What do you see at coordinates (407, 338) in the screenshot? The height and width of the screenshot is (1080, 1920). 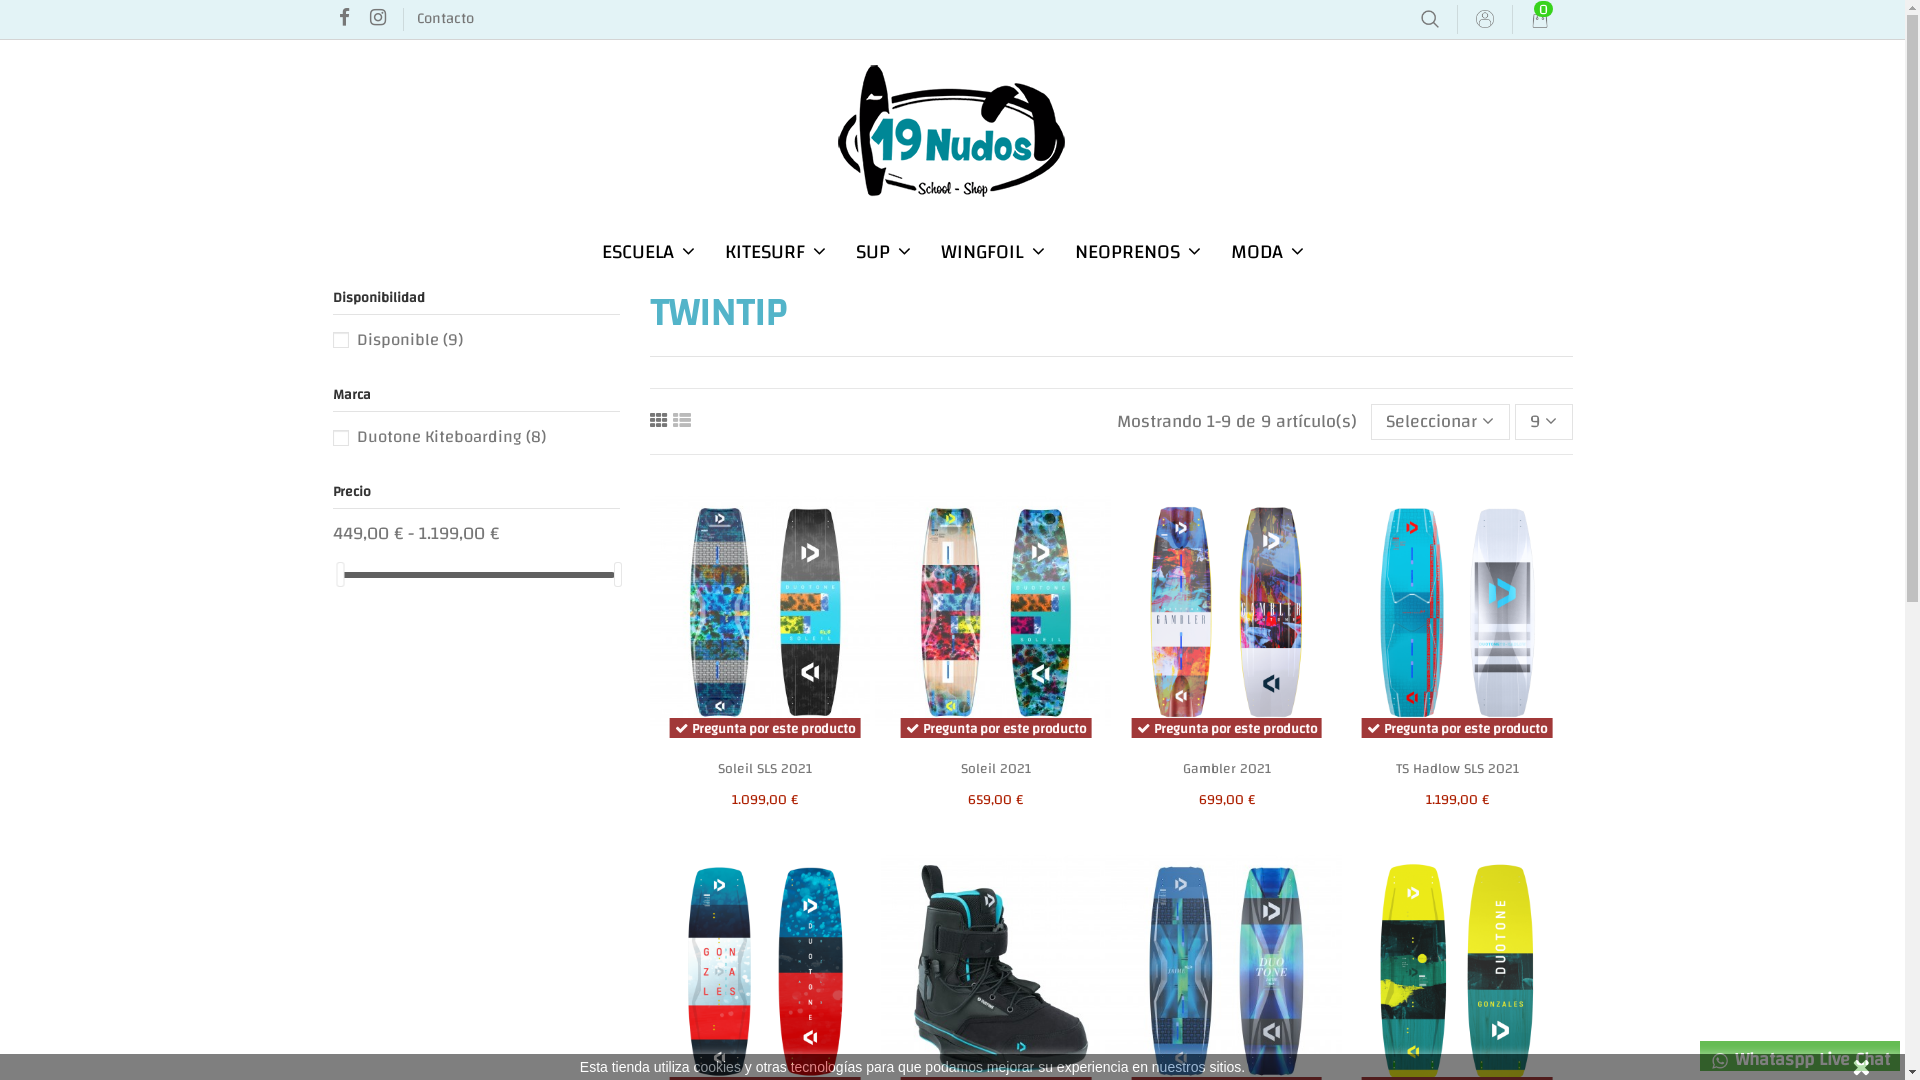 I see `'Disponible (9)'` at bounding box center [407, 338].